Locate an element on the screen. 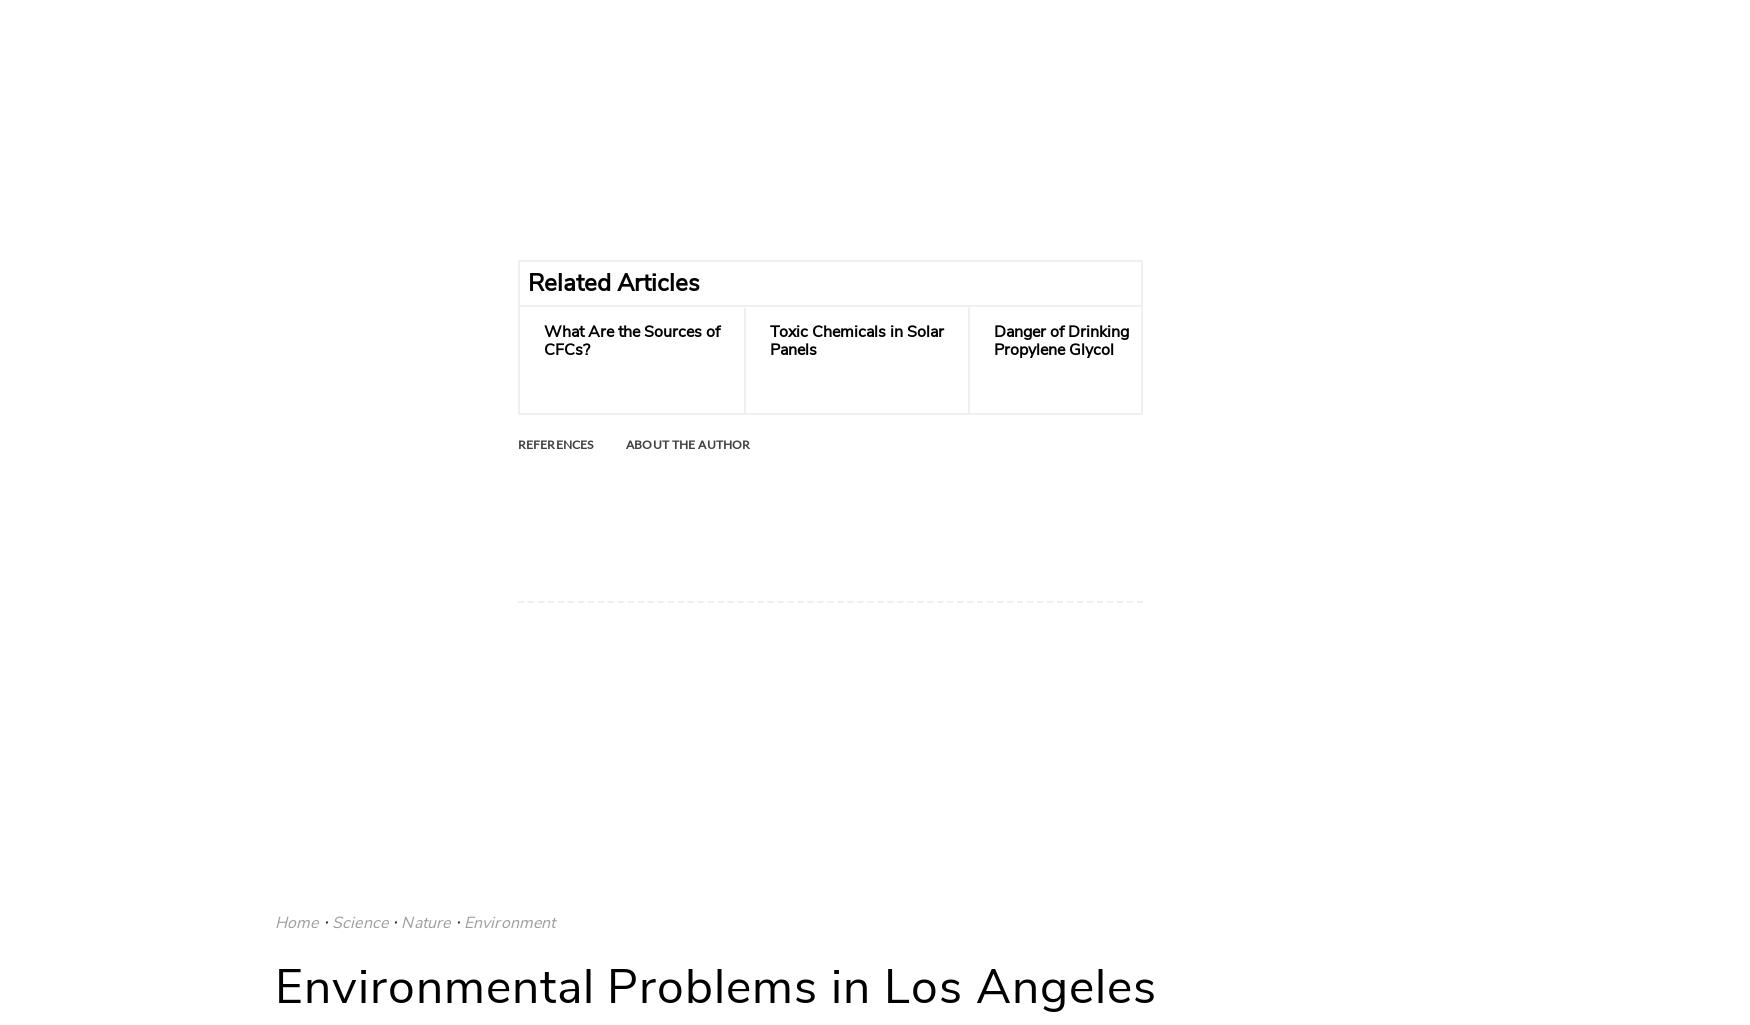  'Home' is located at coordinates (295, 920).